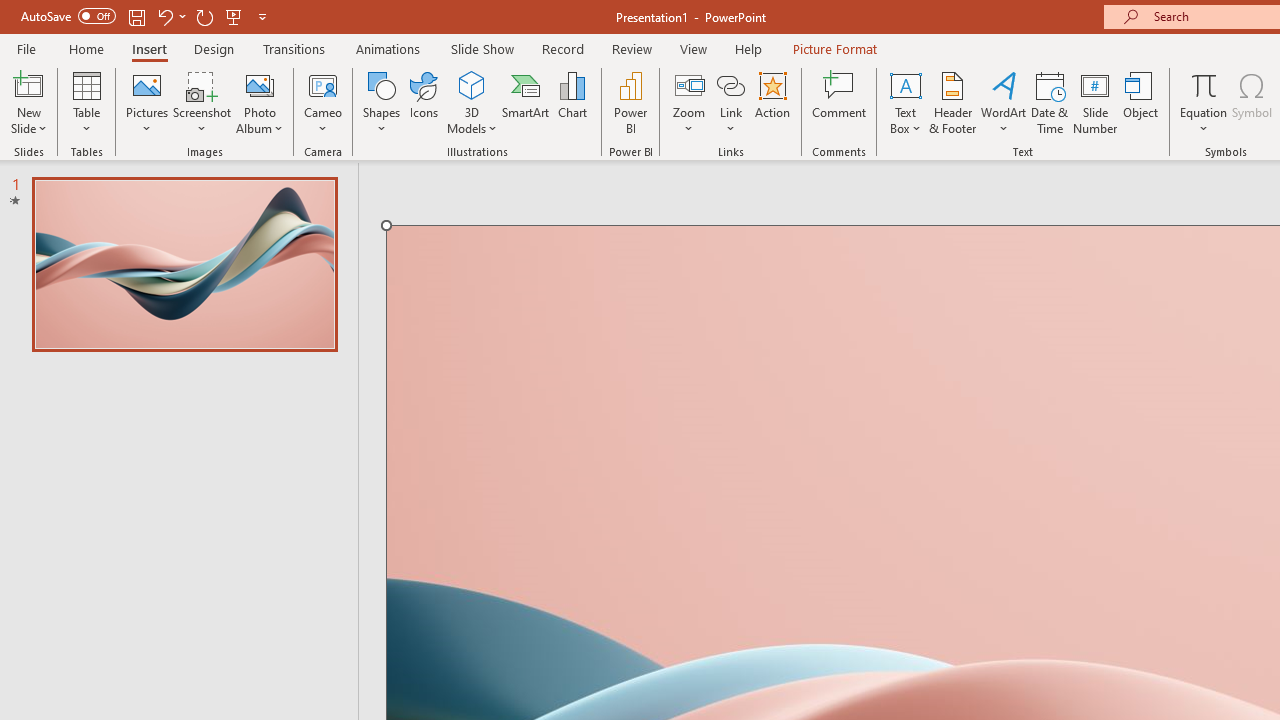 Image resolution: width=1280 pixels, height=720 pixels. Describe the element at coordinates (471, 103) in the screenshot. I see `'3D Models'` at that location.